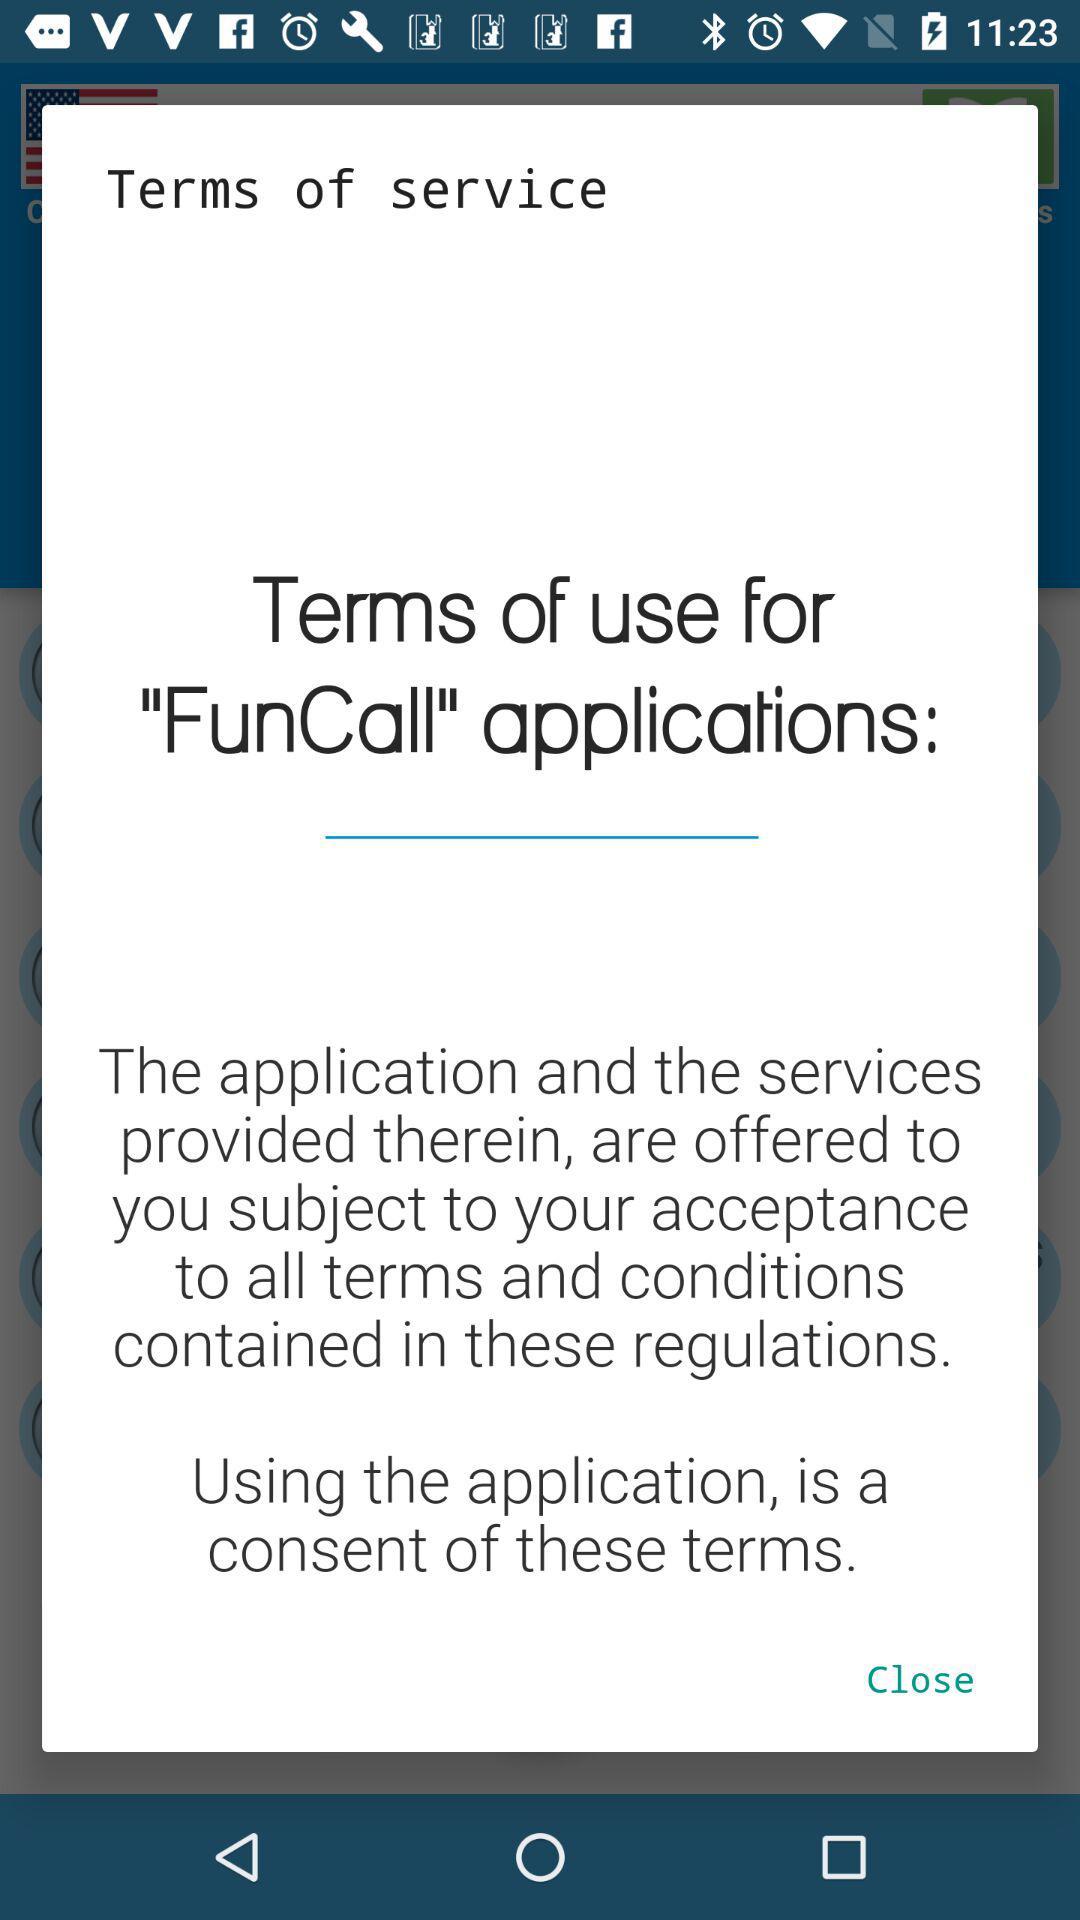 The image size is (1080, 1920). Describe the element at coordinates (920, 1678) in the screenshot. I see `close` at that location.